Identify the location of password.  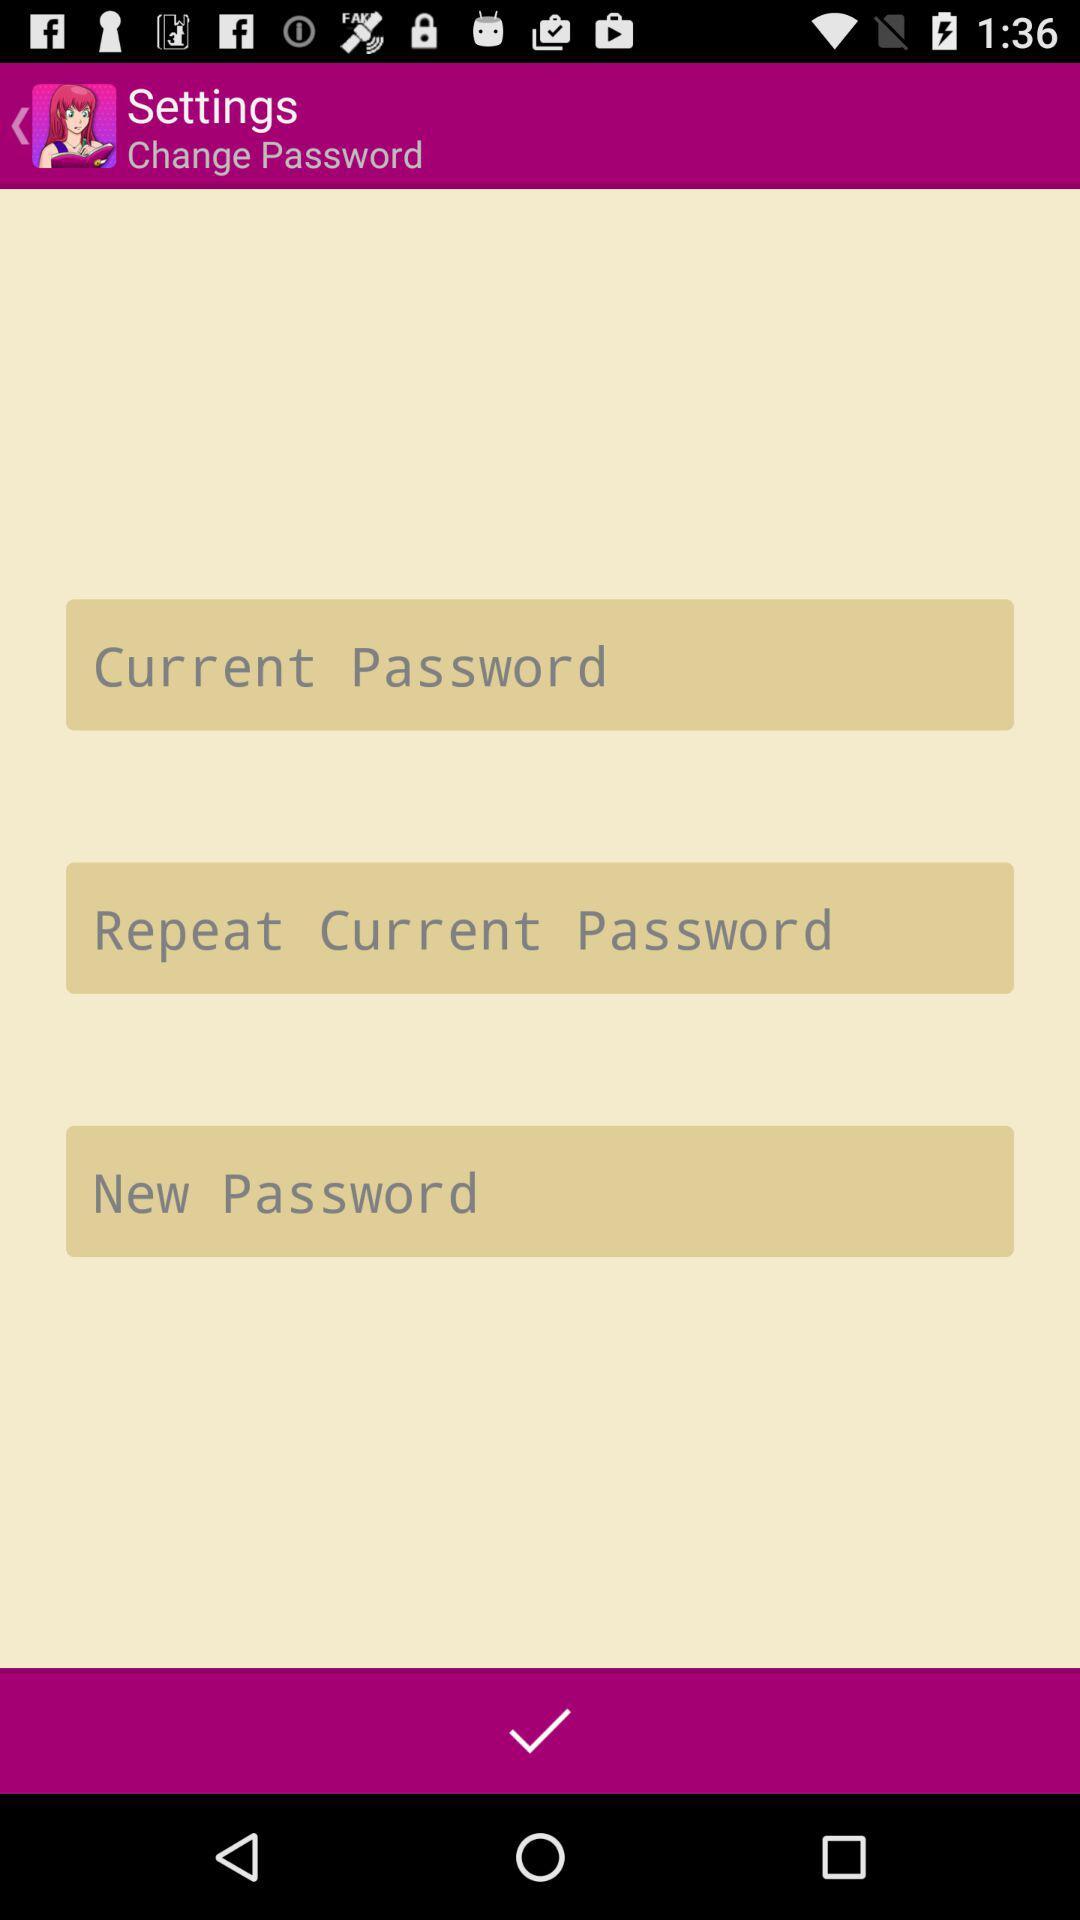
(540, 664).